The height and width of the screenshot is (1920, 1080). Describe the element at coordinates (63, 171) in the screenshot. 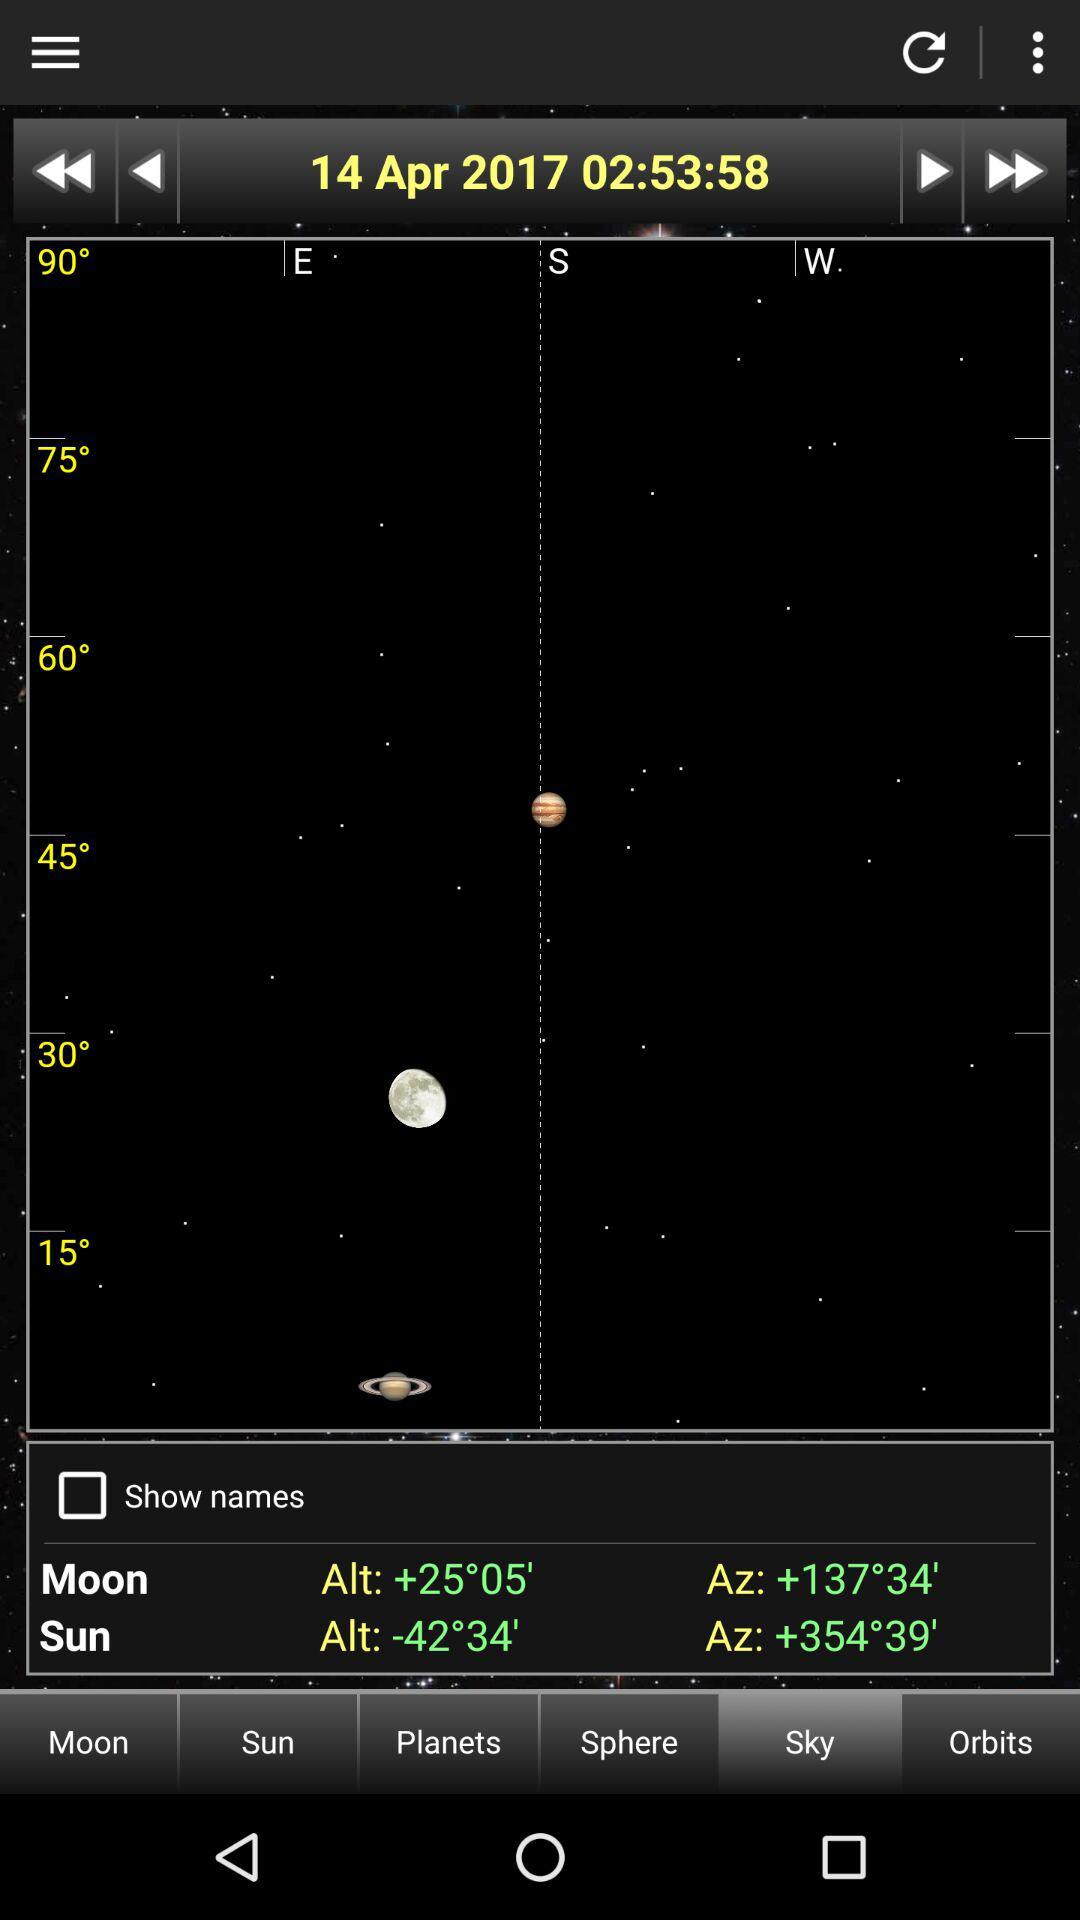

I see `back` at that location.